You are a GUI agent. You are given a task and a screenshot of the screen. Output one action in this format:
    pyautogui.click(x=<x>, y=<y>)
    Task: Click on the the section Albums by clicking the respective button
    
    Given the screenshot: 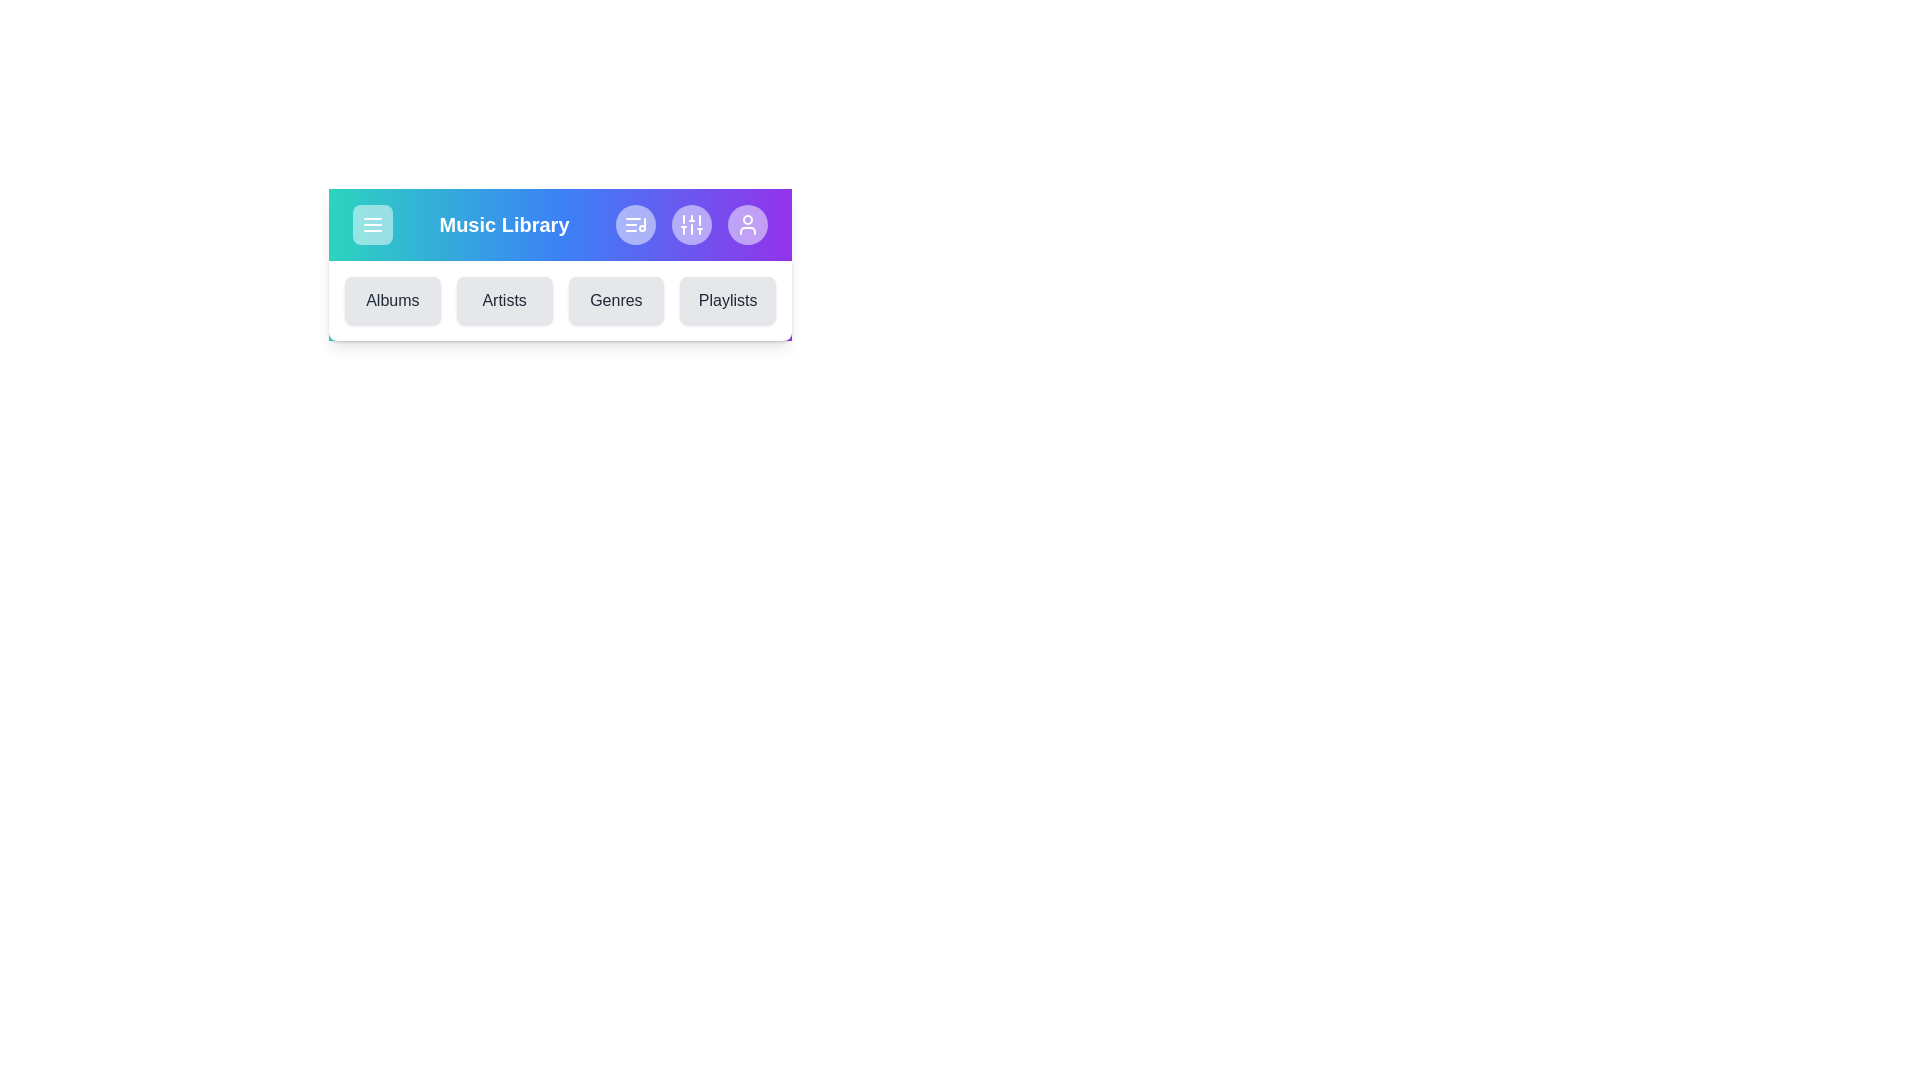 What is the action you would take?
    pyautogui.click(x=392, y=300)
    